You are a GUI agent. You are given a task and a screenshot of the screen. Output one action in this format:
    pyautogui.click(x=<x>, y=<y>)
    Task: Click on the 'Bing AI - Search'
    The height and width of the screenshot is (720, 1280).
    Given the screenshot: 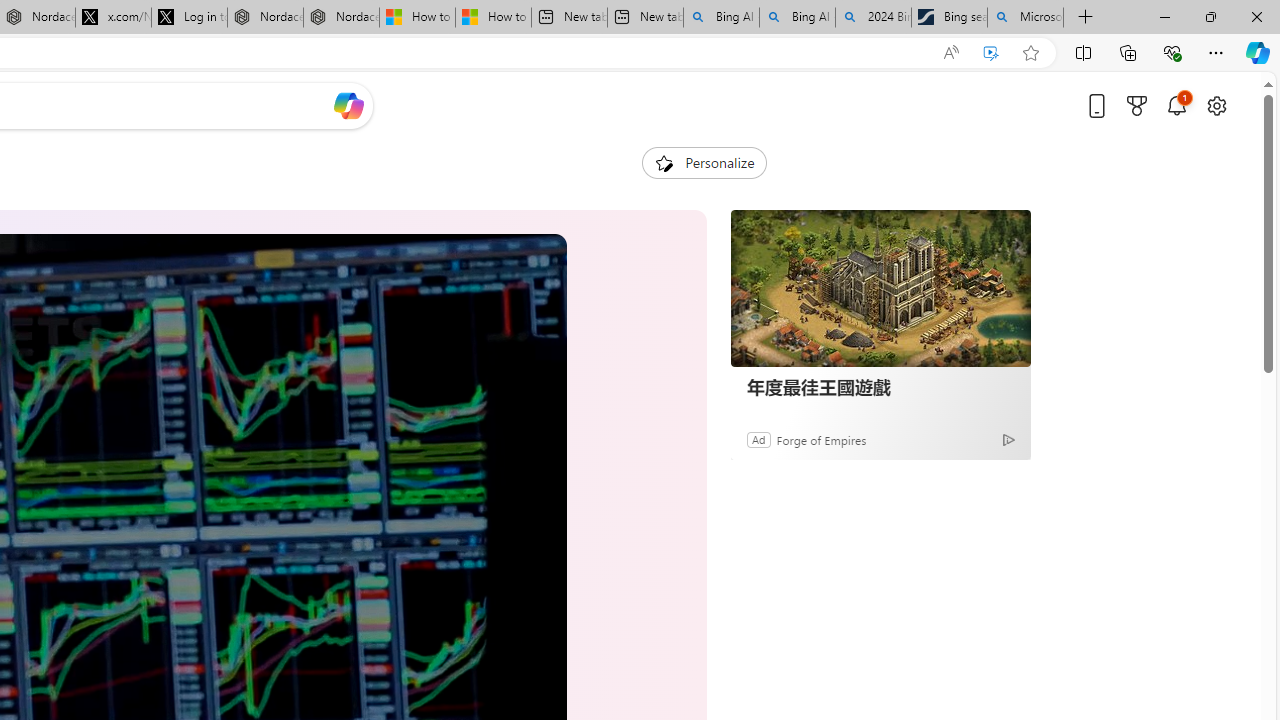 What is the action you would take?
    pyautogui.click(x=796, y=17)
    